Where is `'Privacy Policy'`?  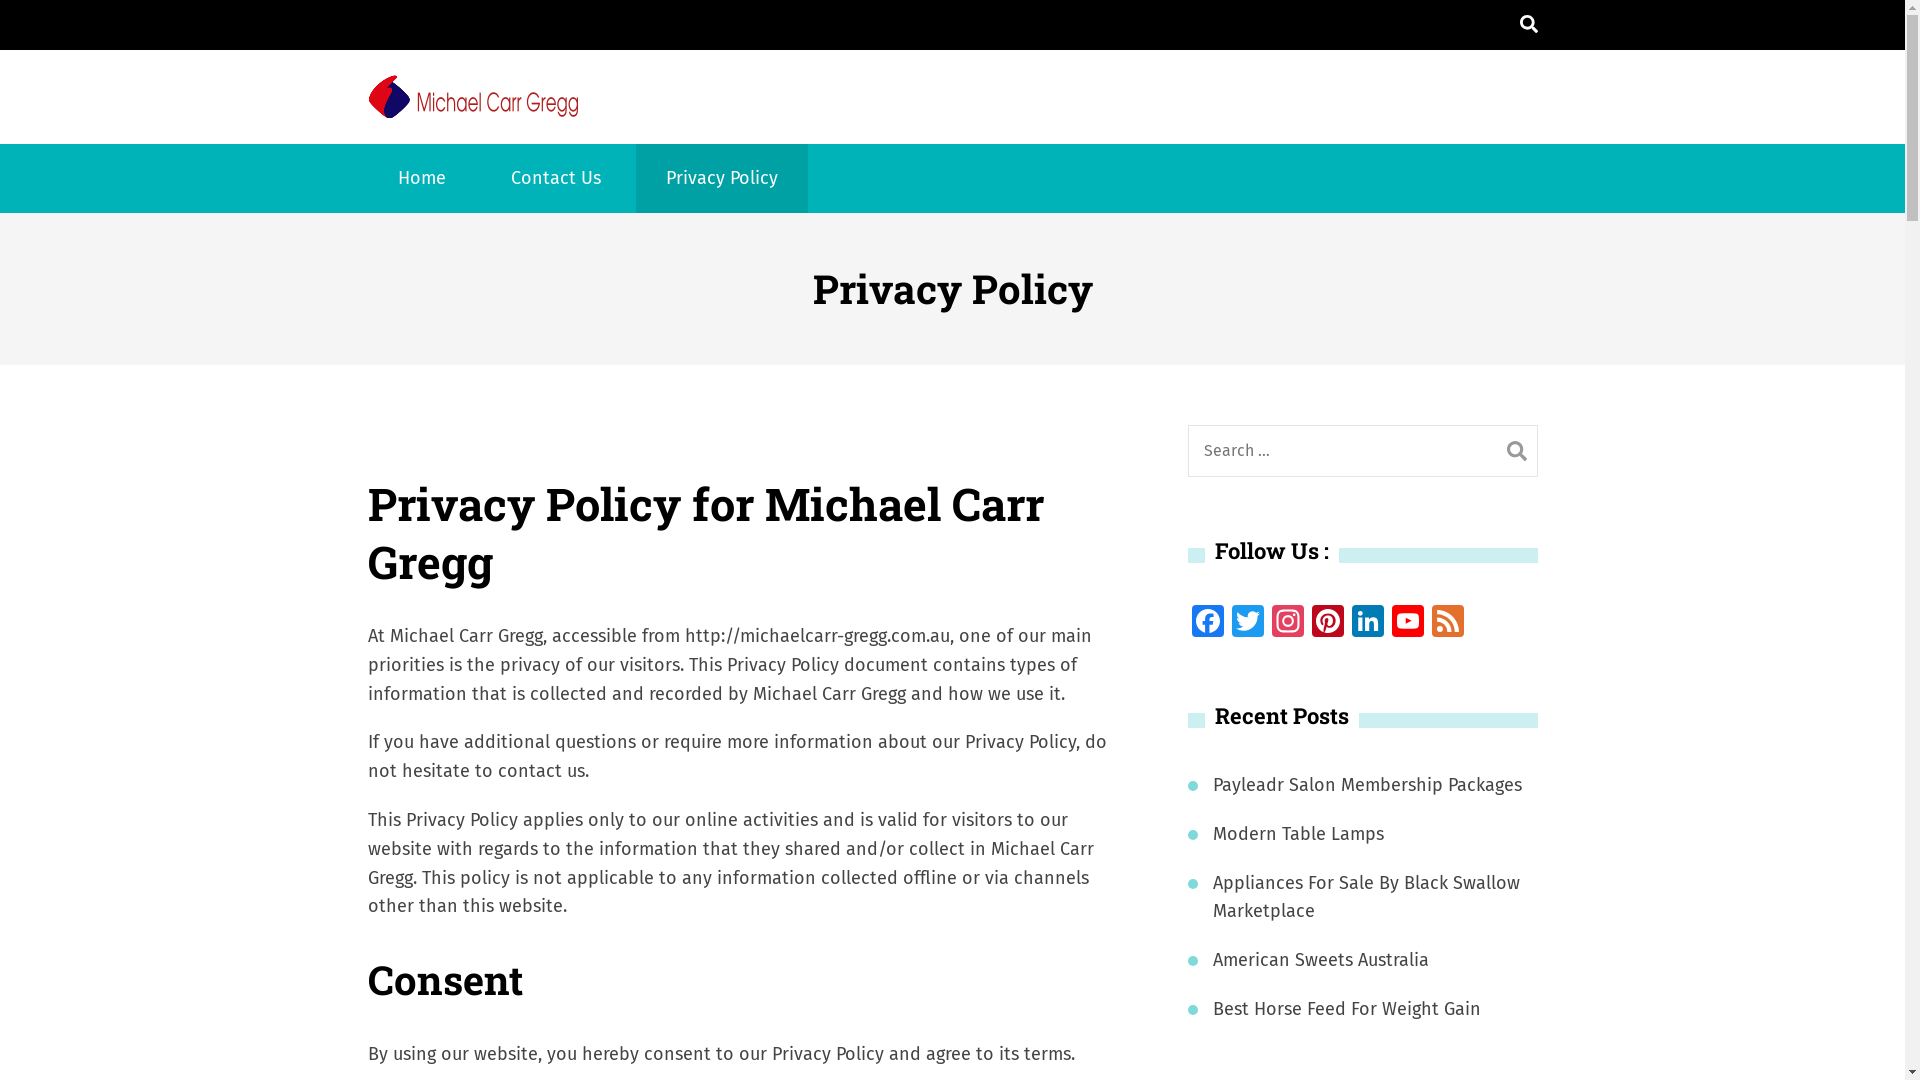
'Privacy Policy' is located at coordinates (720, 177).